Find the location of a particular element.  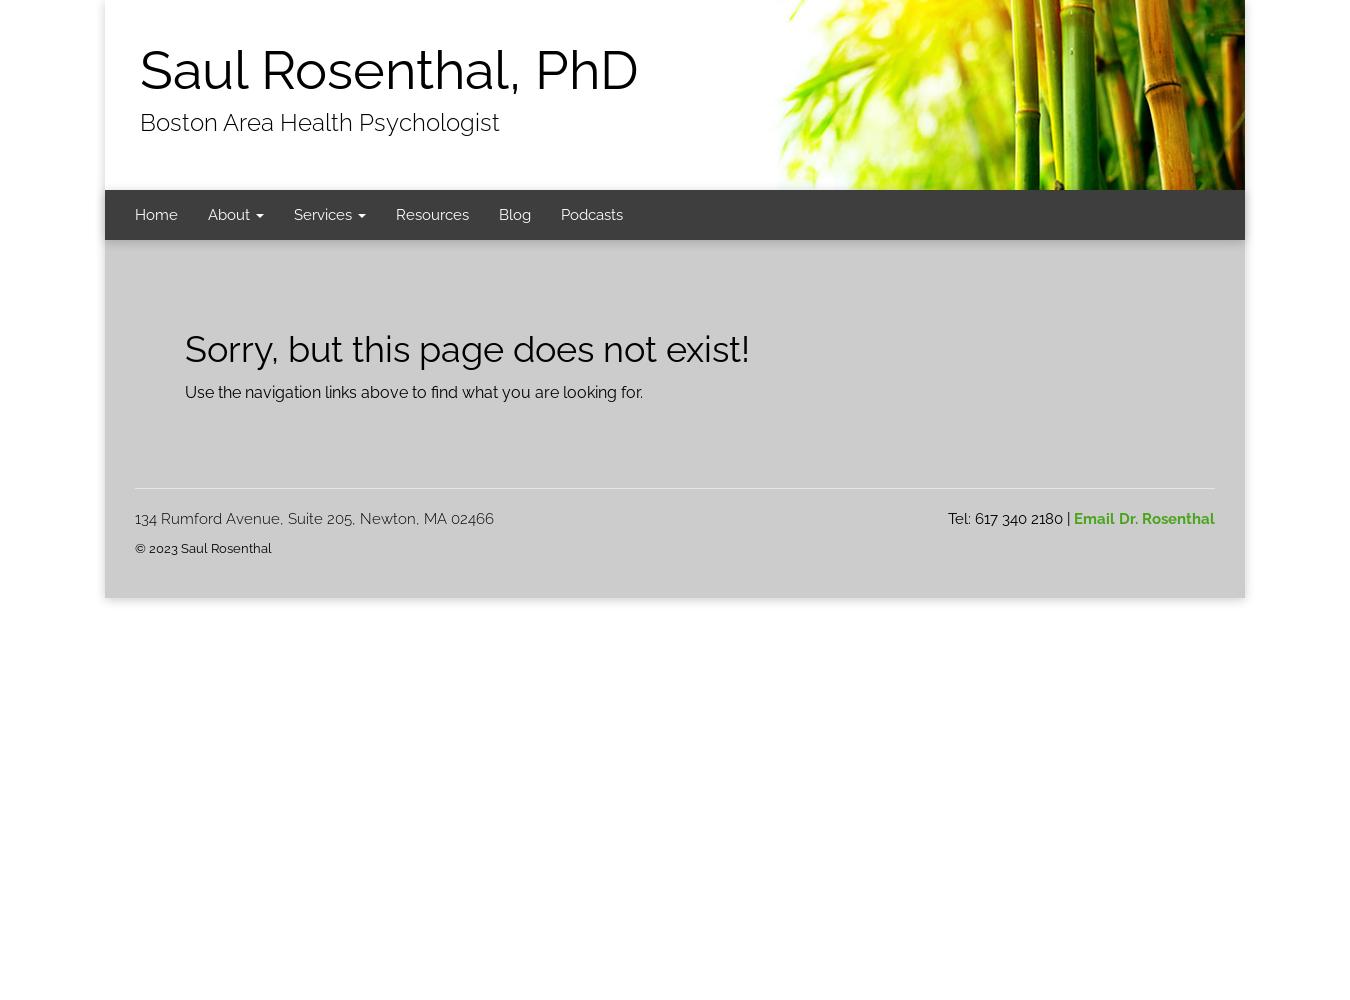

'Saul Rosenthal, PhD' is located at coordinates (389, 69).